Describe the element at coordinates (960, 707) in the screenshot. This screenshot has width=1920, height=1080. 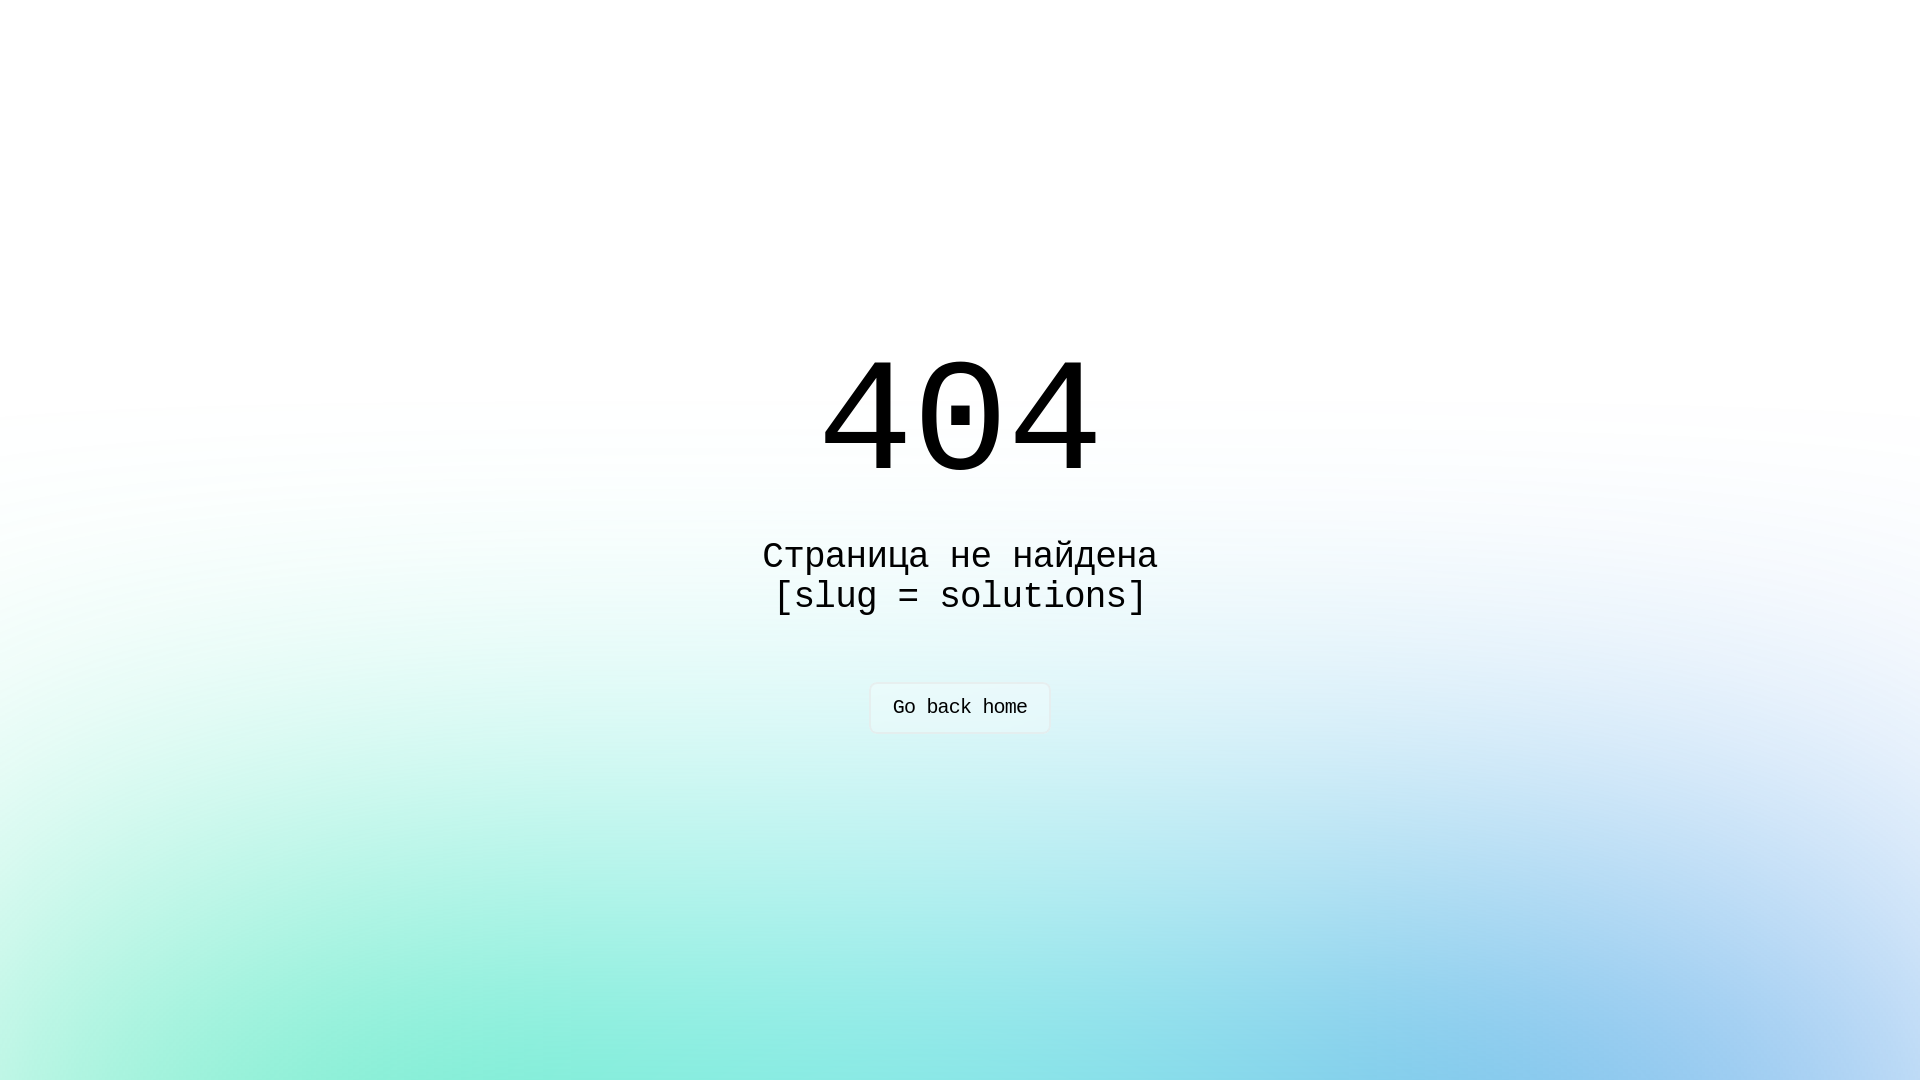
I see `'Go back home'` at that location.